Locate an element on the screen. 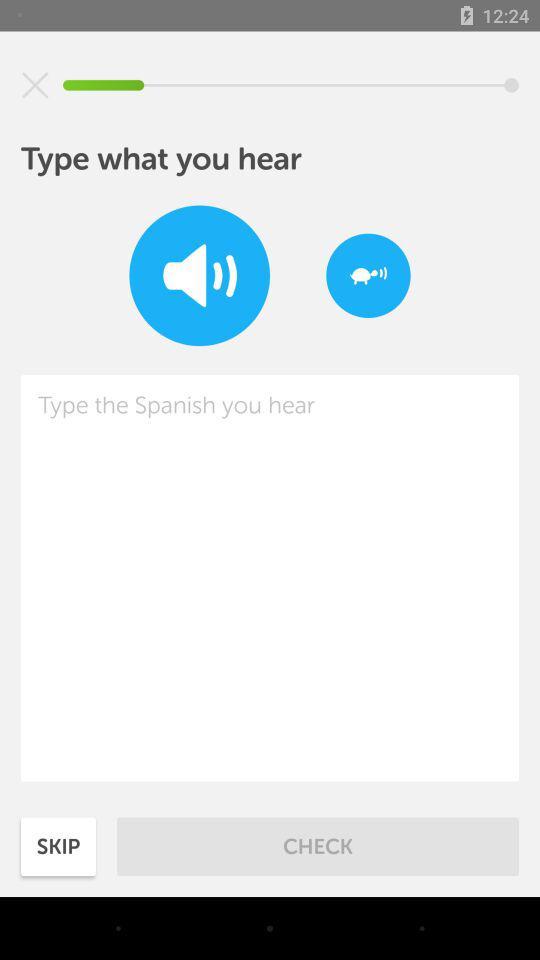 This screenshot has height=960, width=540. space to type spanish is located at coordinates (270, 578).